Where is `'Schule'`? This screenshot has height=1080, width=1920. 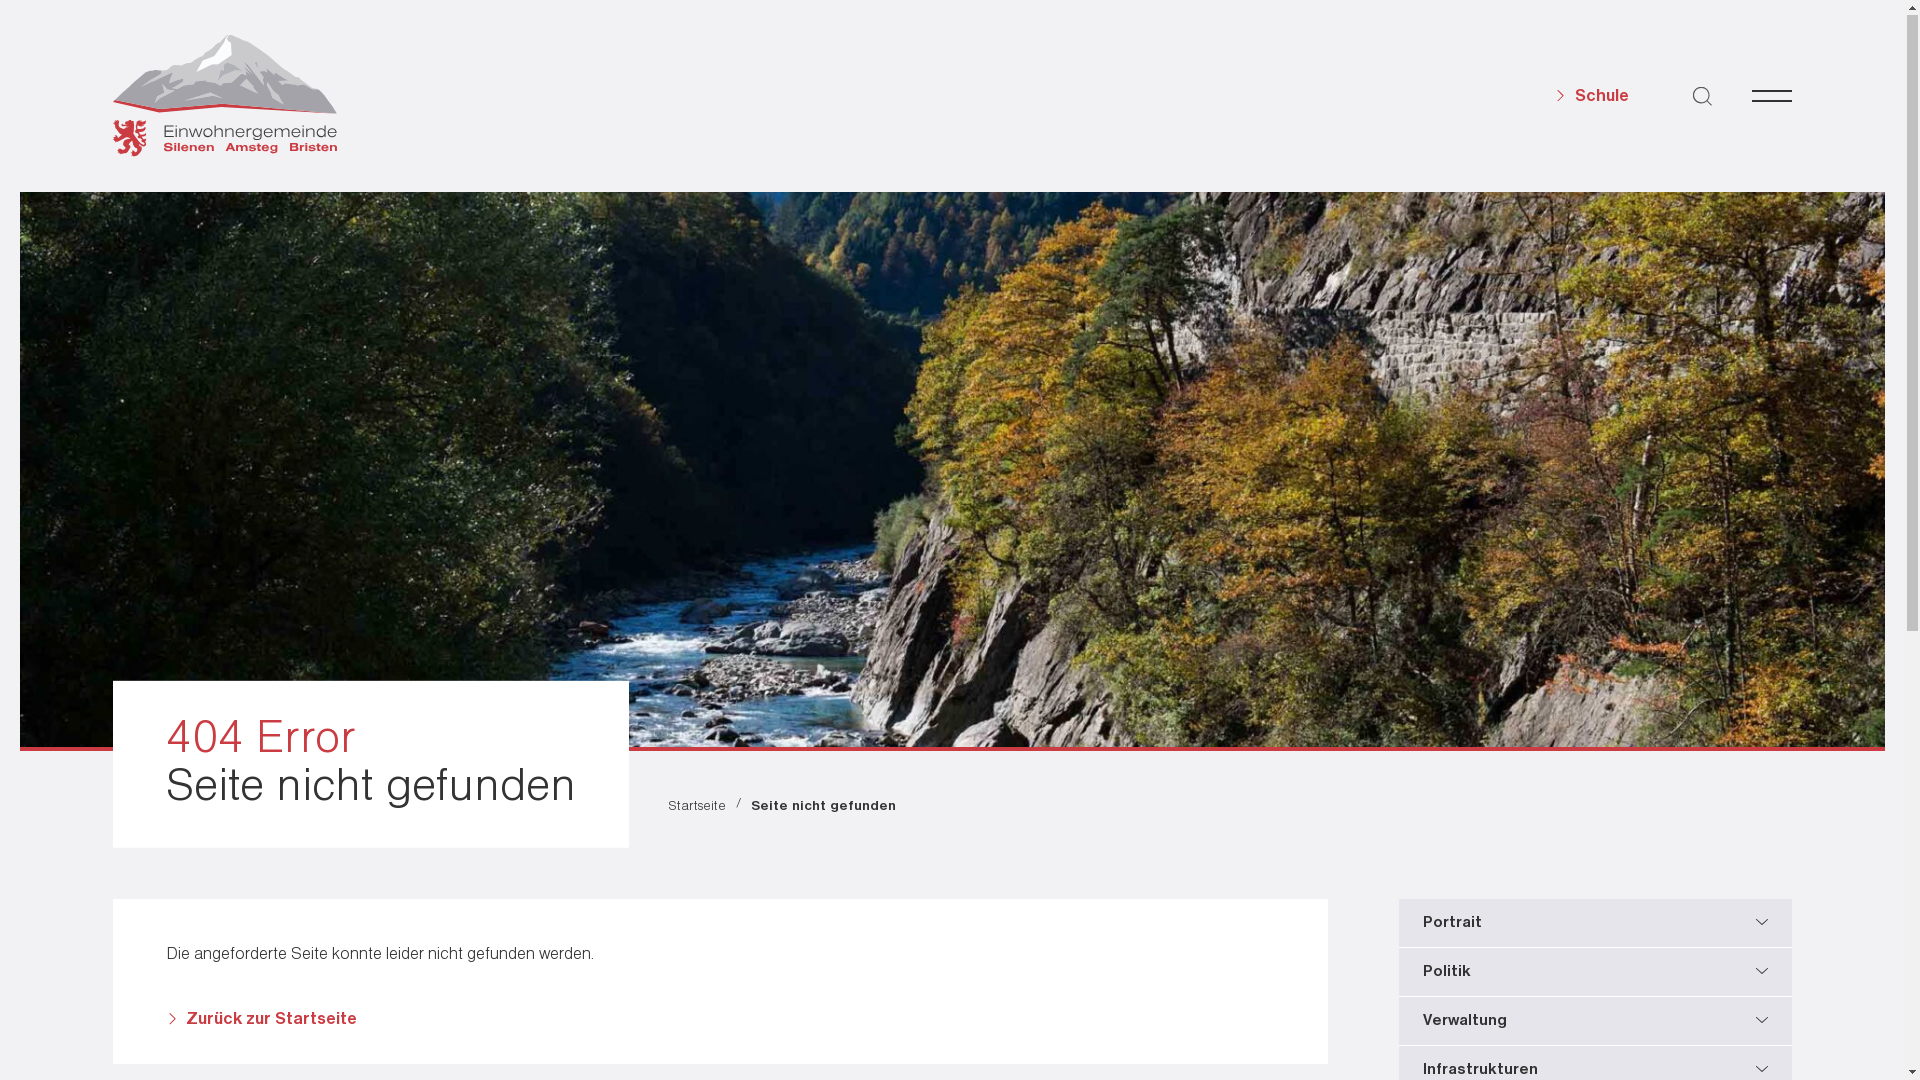 'Schule' is located at coordinates (1591, 97).